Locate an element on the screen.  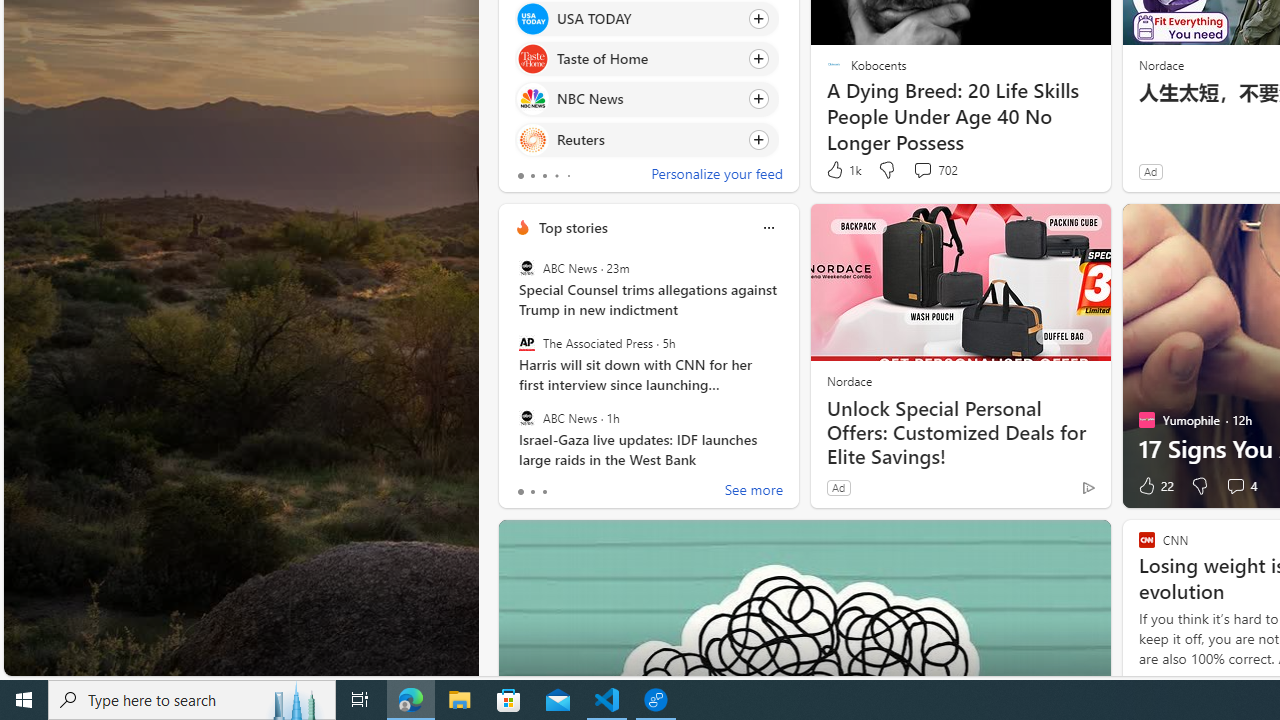
'Click to follow source NBC News' is located at coordinates (647, 99).